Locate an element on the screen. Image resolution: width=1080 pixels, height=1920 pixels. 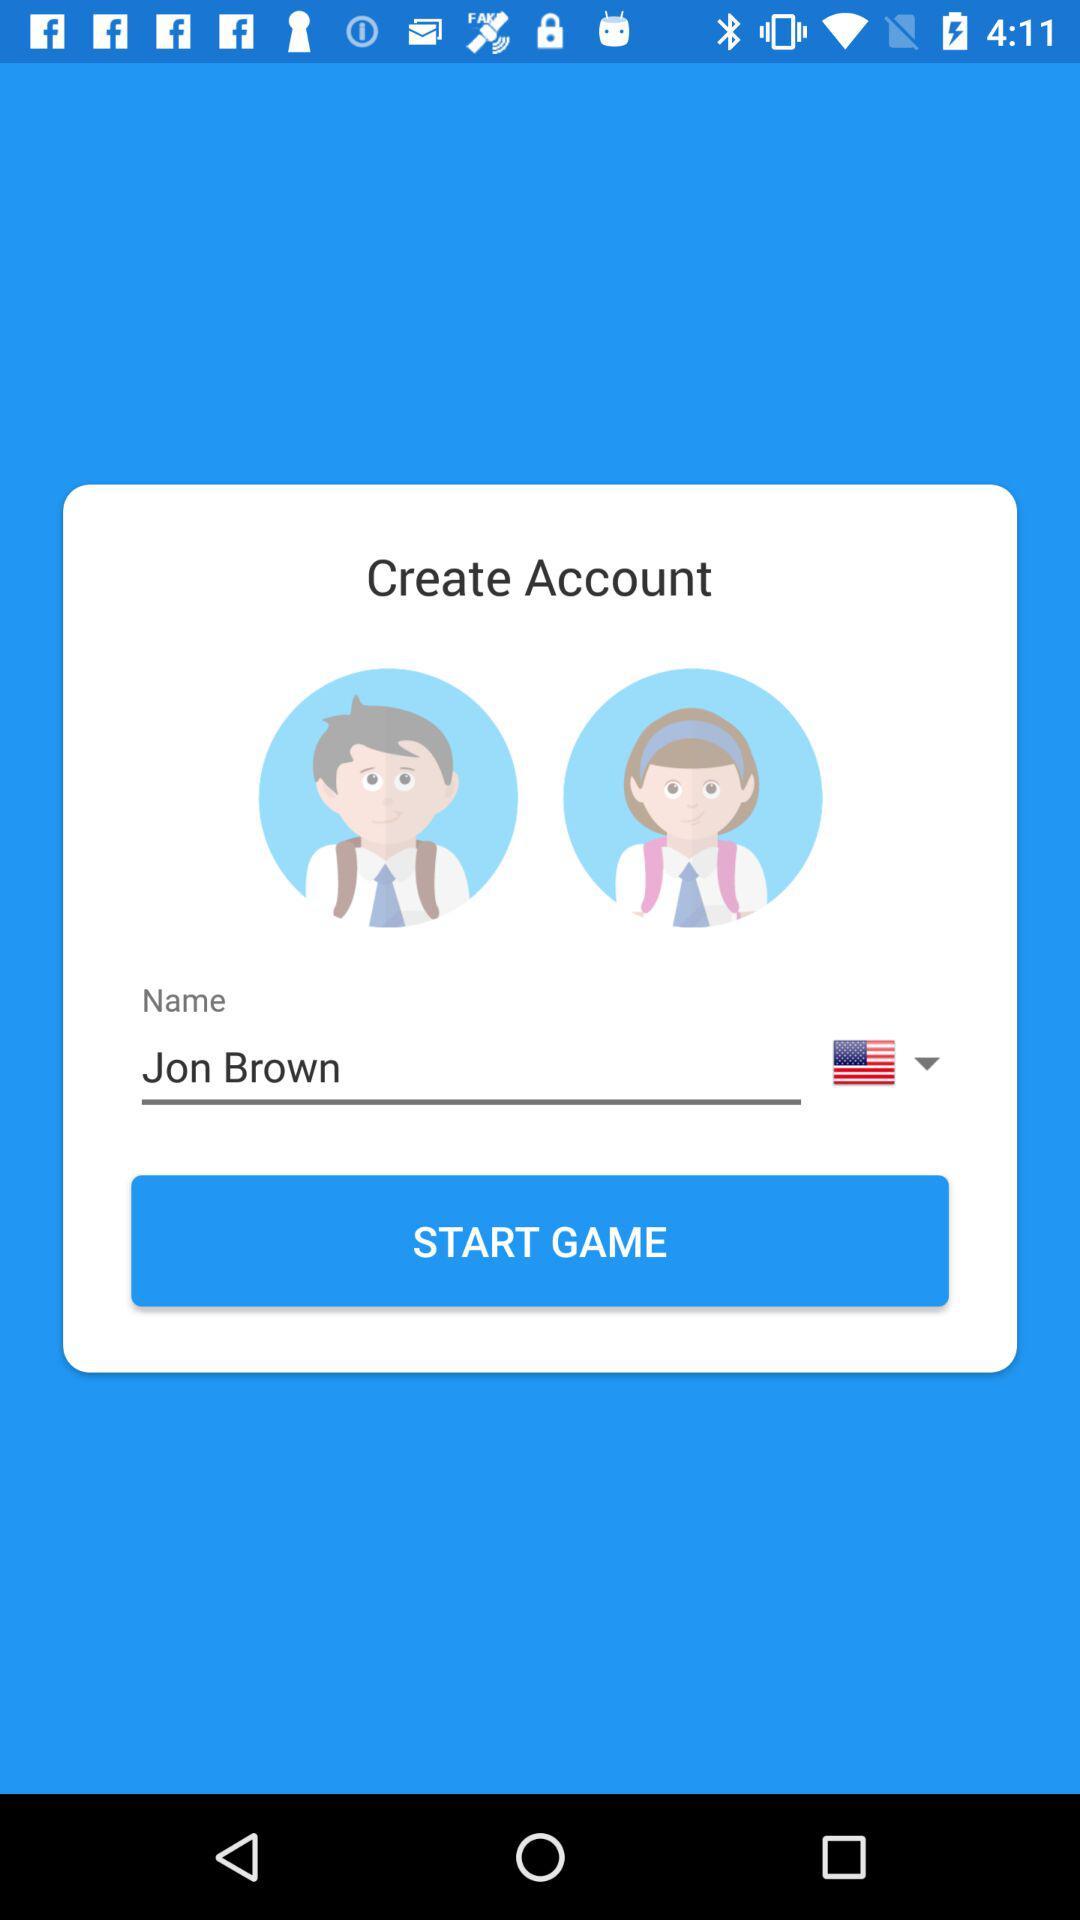
female is located at coordinates (691, 797).